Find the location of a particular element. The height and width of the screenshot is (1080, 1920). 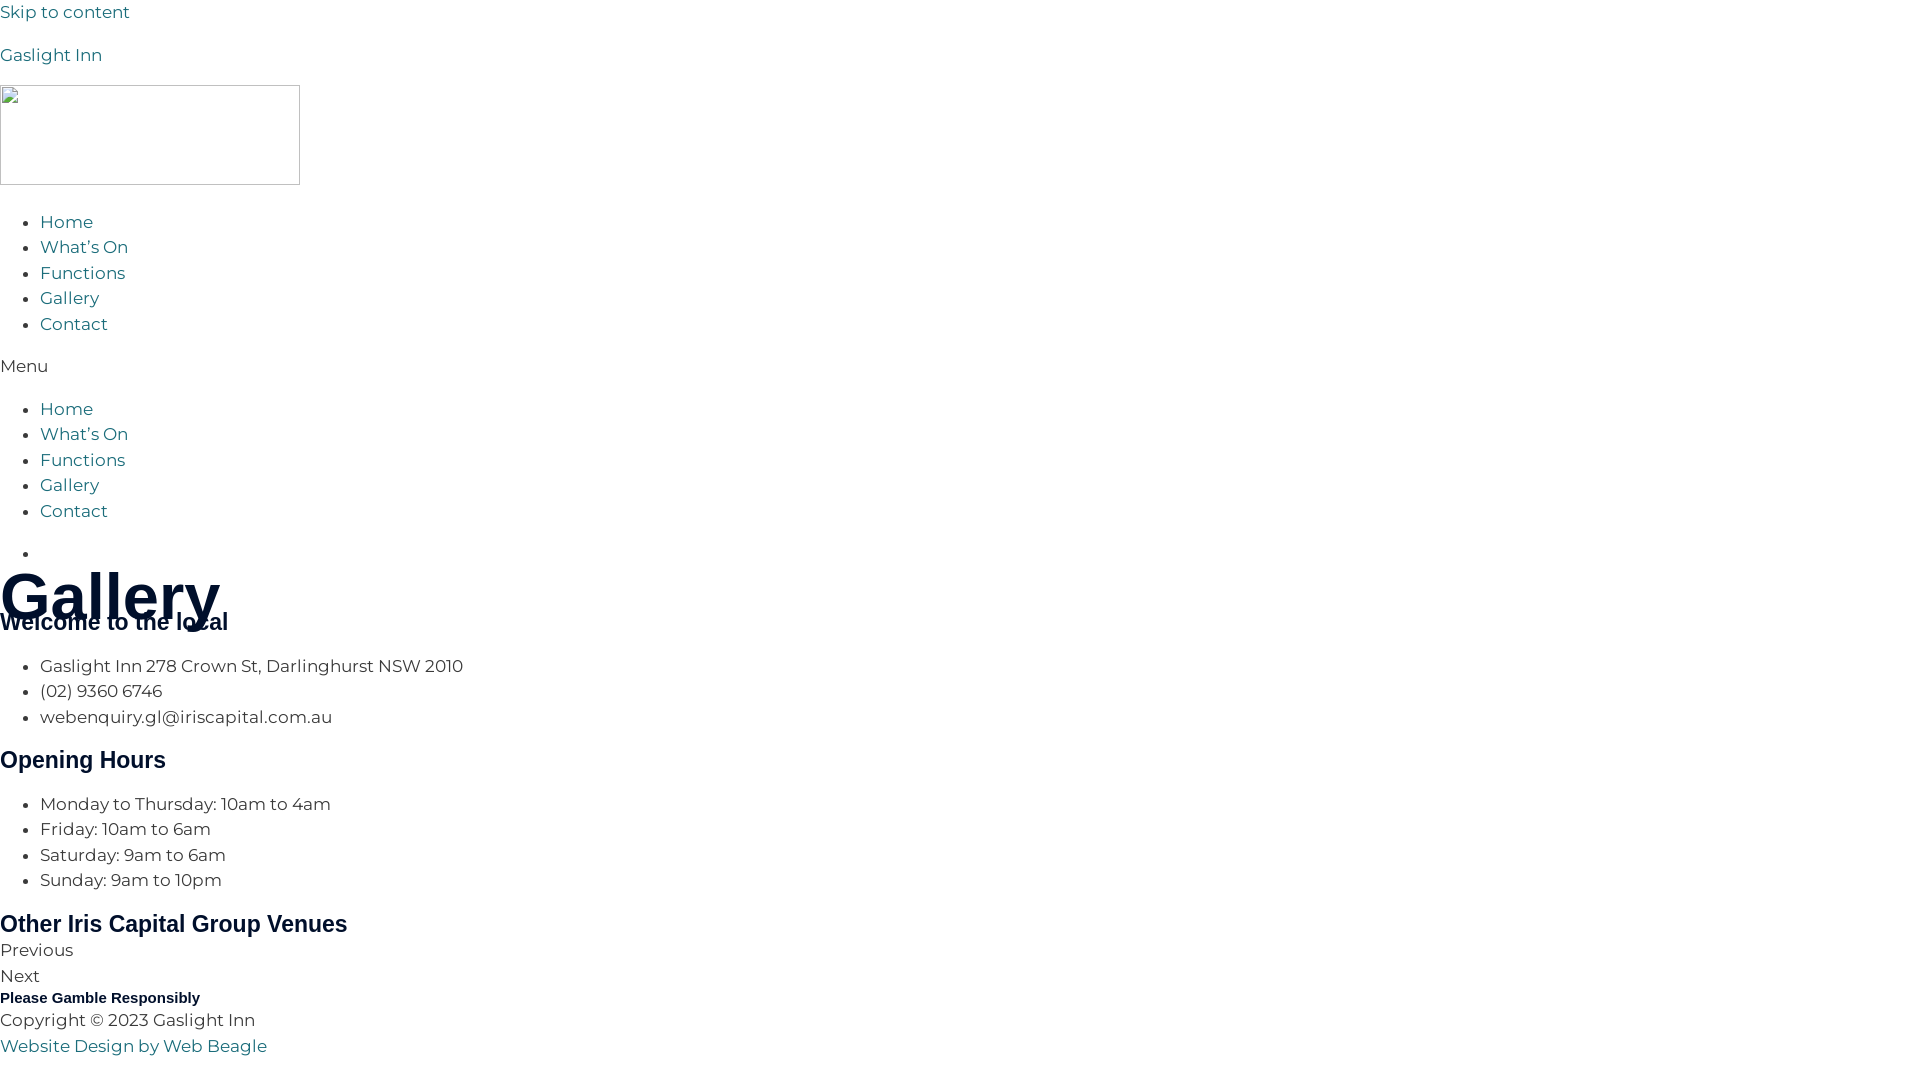

'Gaslight Inn' is located at coordinates (51, 53).